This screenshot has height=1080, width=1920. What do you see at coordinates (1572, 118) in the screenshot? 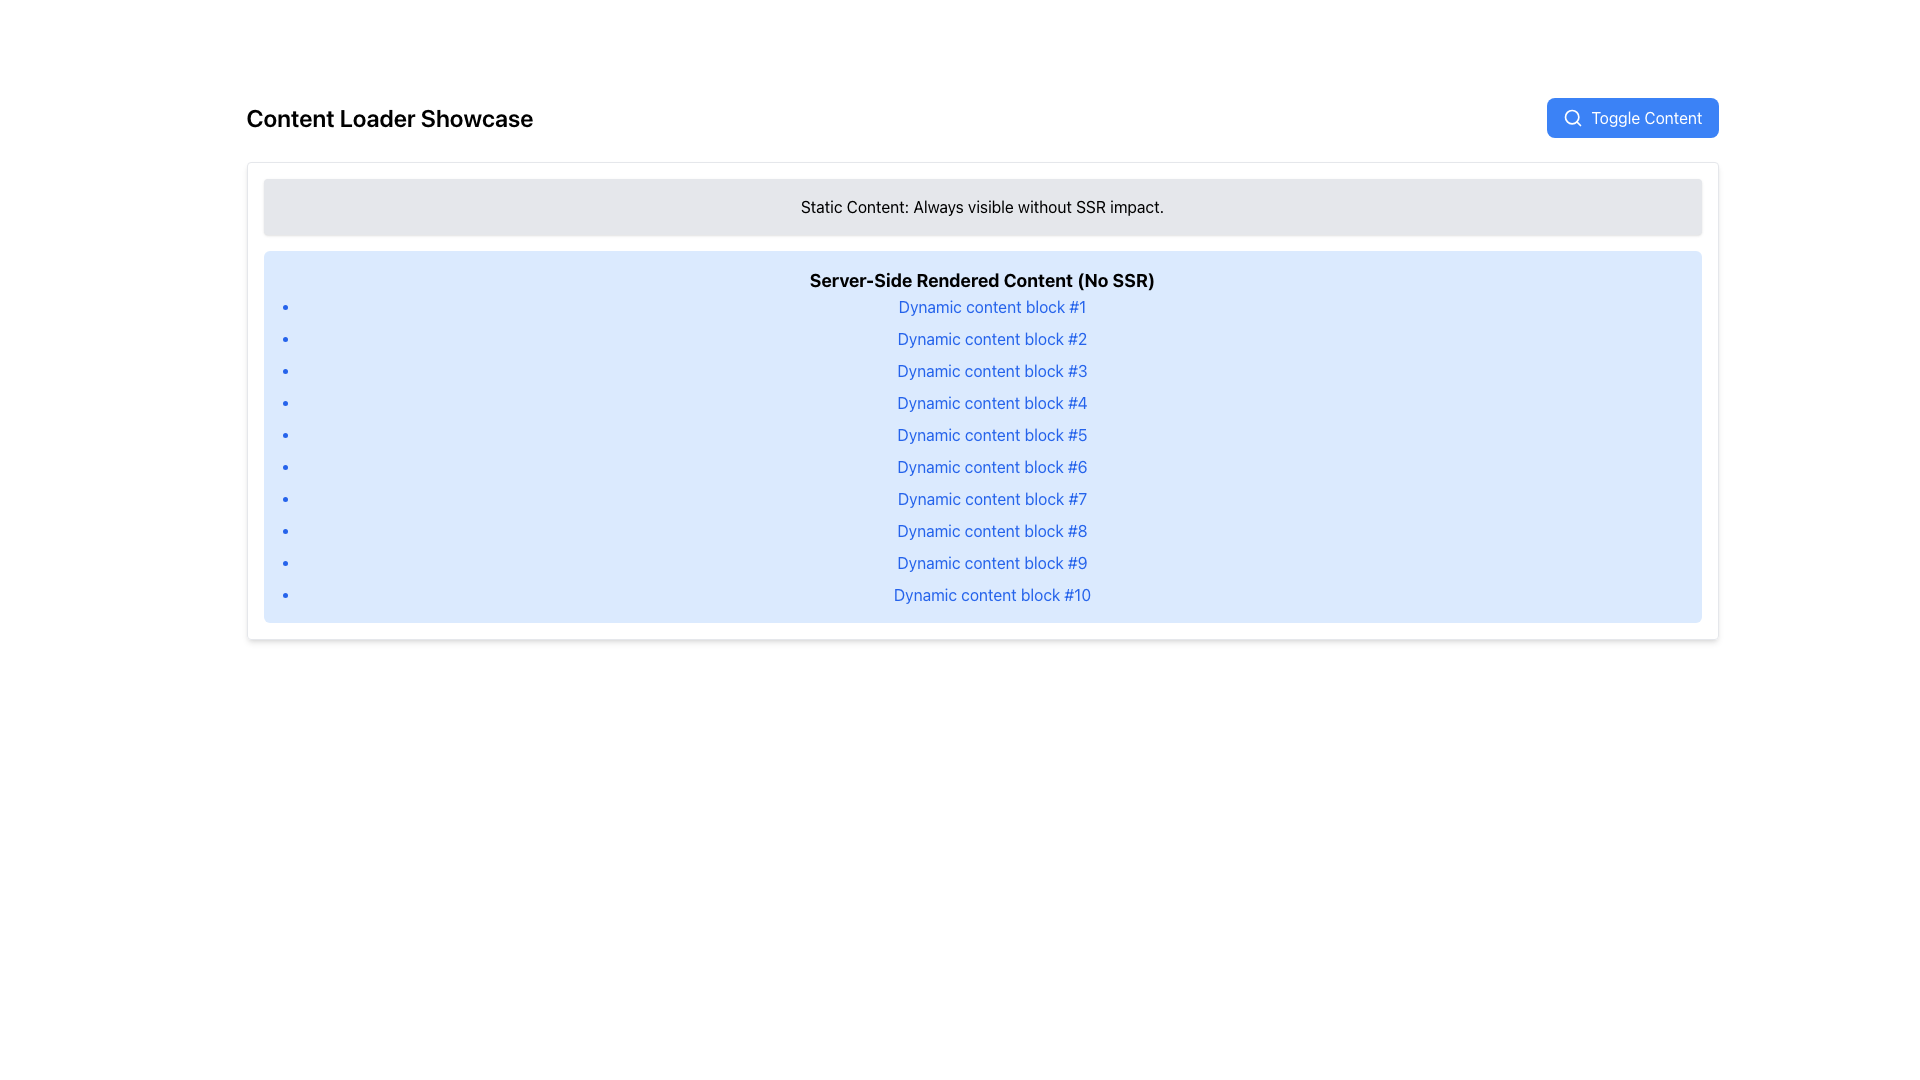
I see `the search icon located to the left of the text in the 'Toggle Content' button in the top-right region of the interface` at bounding box center [1572, 118].